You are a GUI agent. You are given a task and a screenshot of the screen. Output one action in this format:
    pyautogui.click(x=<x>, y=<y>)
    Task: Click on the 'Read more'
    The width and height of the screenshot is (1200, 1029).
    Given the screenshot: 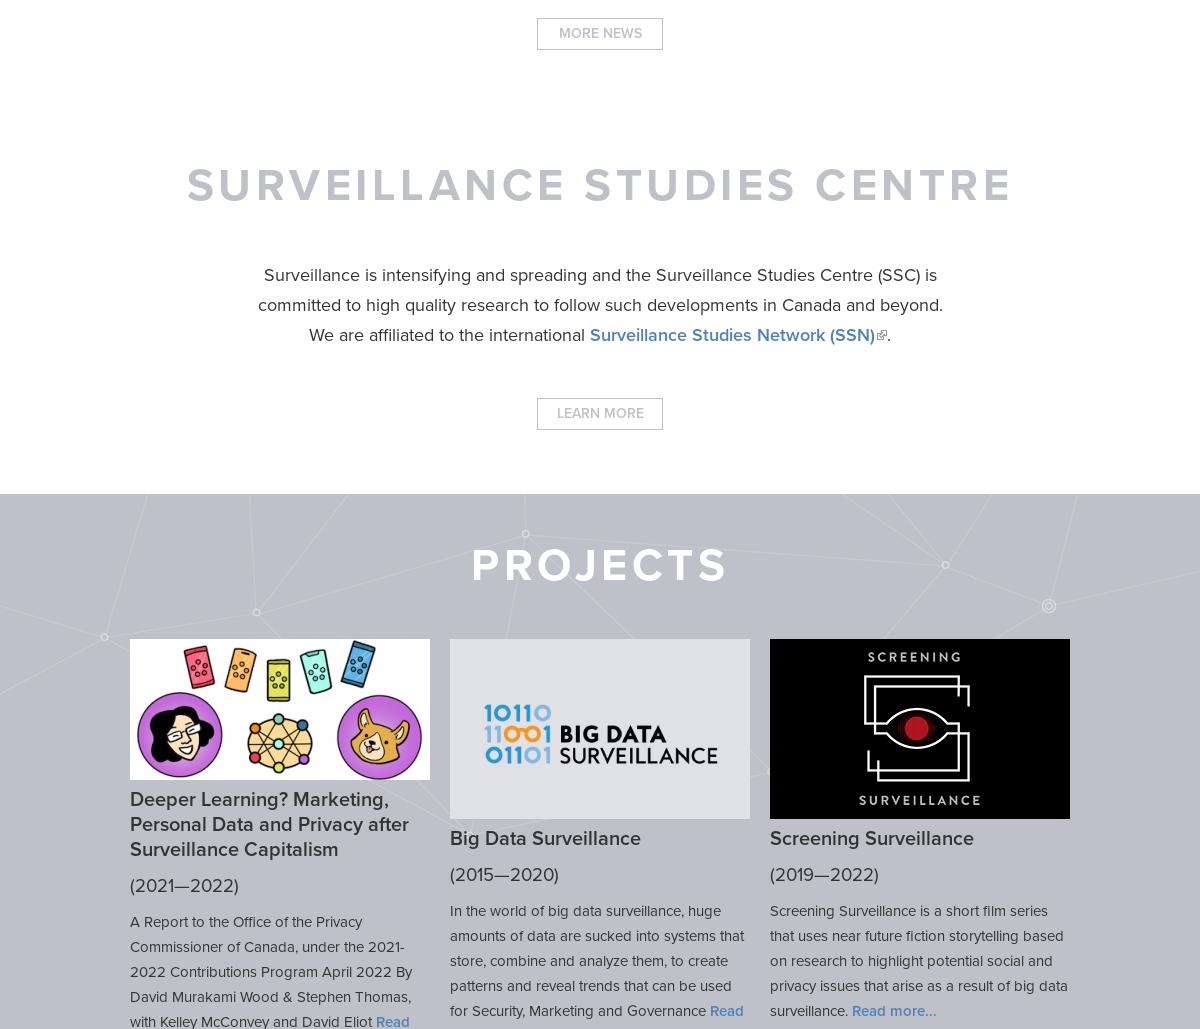 What is the action you would take?
    pyautogui.click(x=887, y=1009)
    